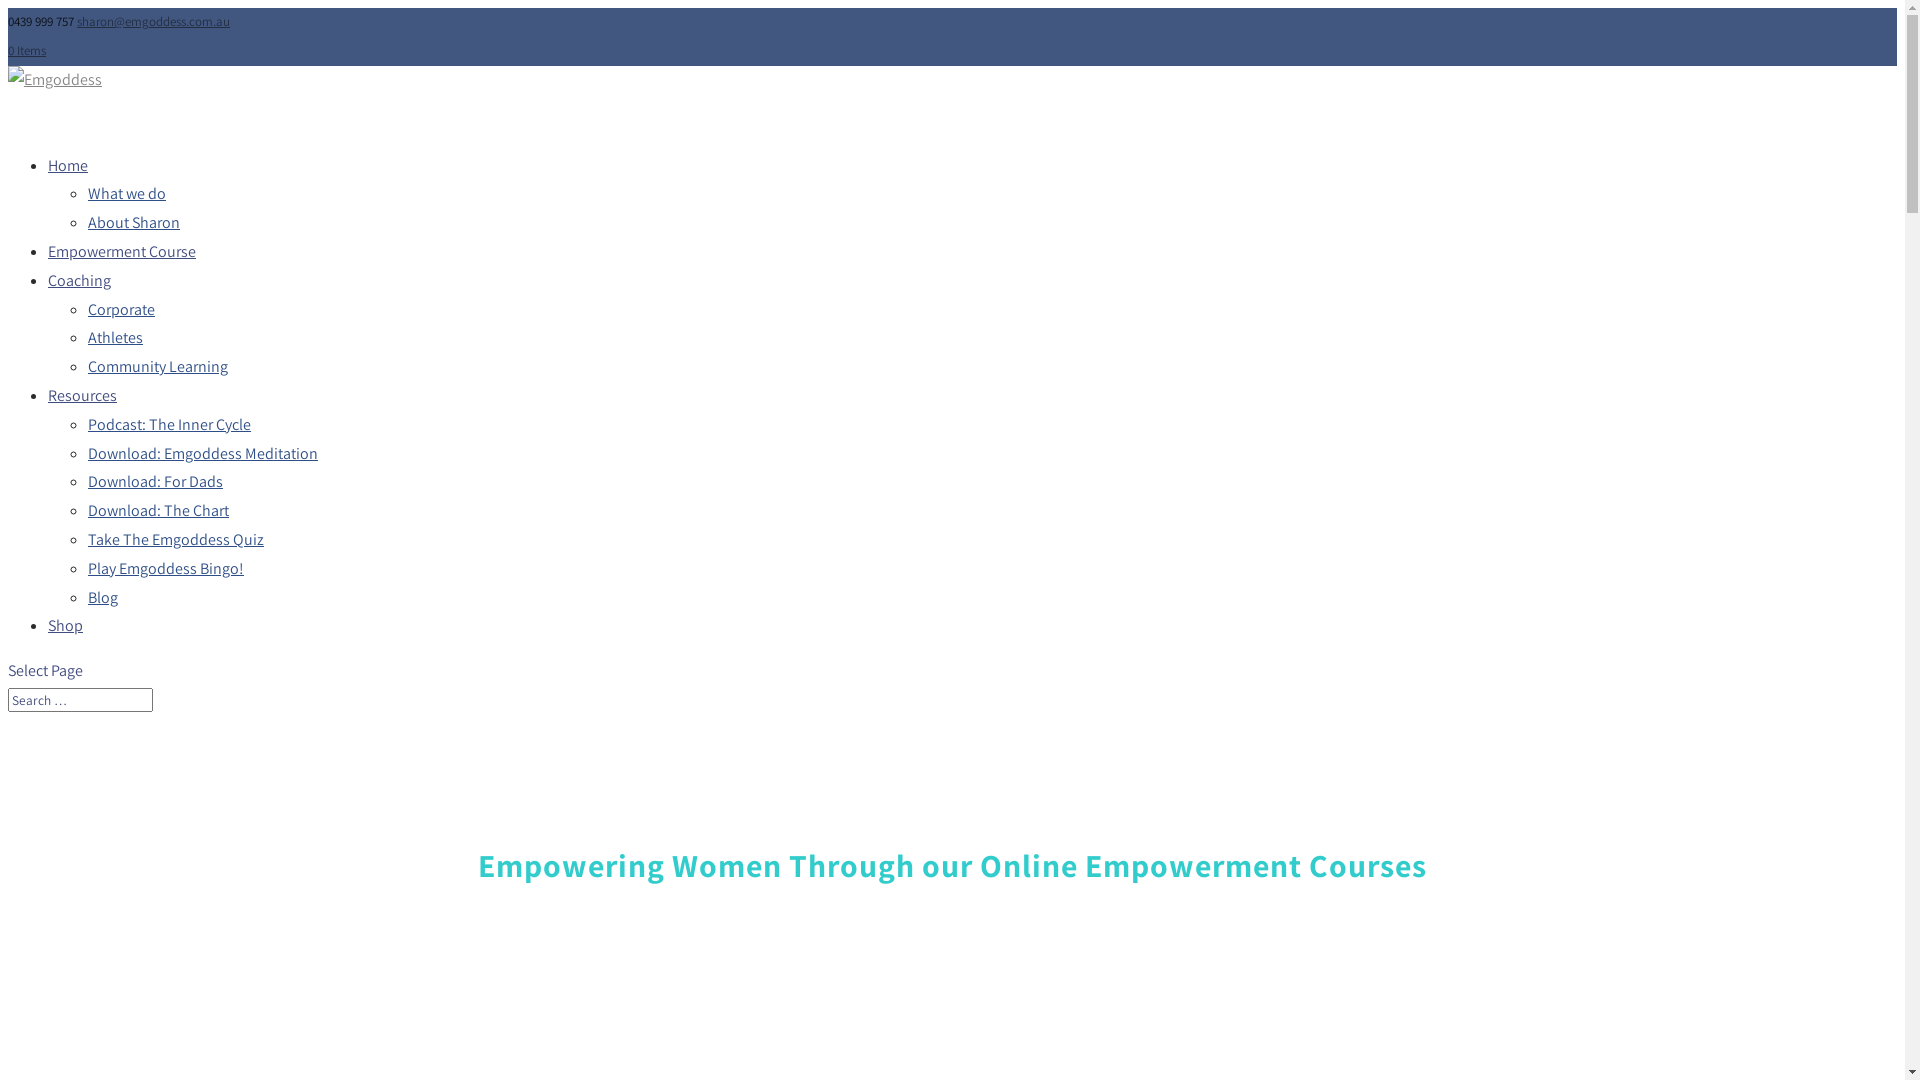 The width and height of the screenshot is (1920, 1080). What do you see at coordinates (86, 481) in the screenshot?
I see `'Download: For Dads'` at bounding box center [86, 481].